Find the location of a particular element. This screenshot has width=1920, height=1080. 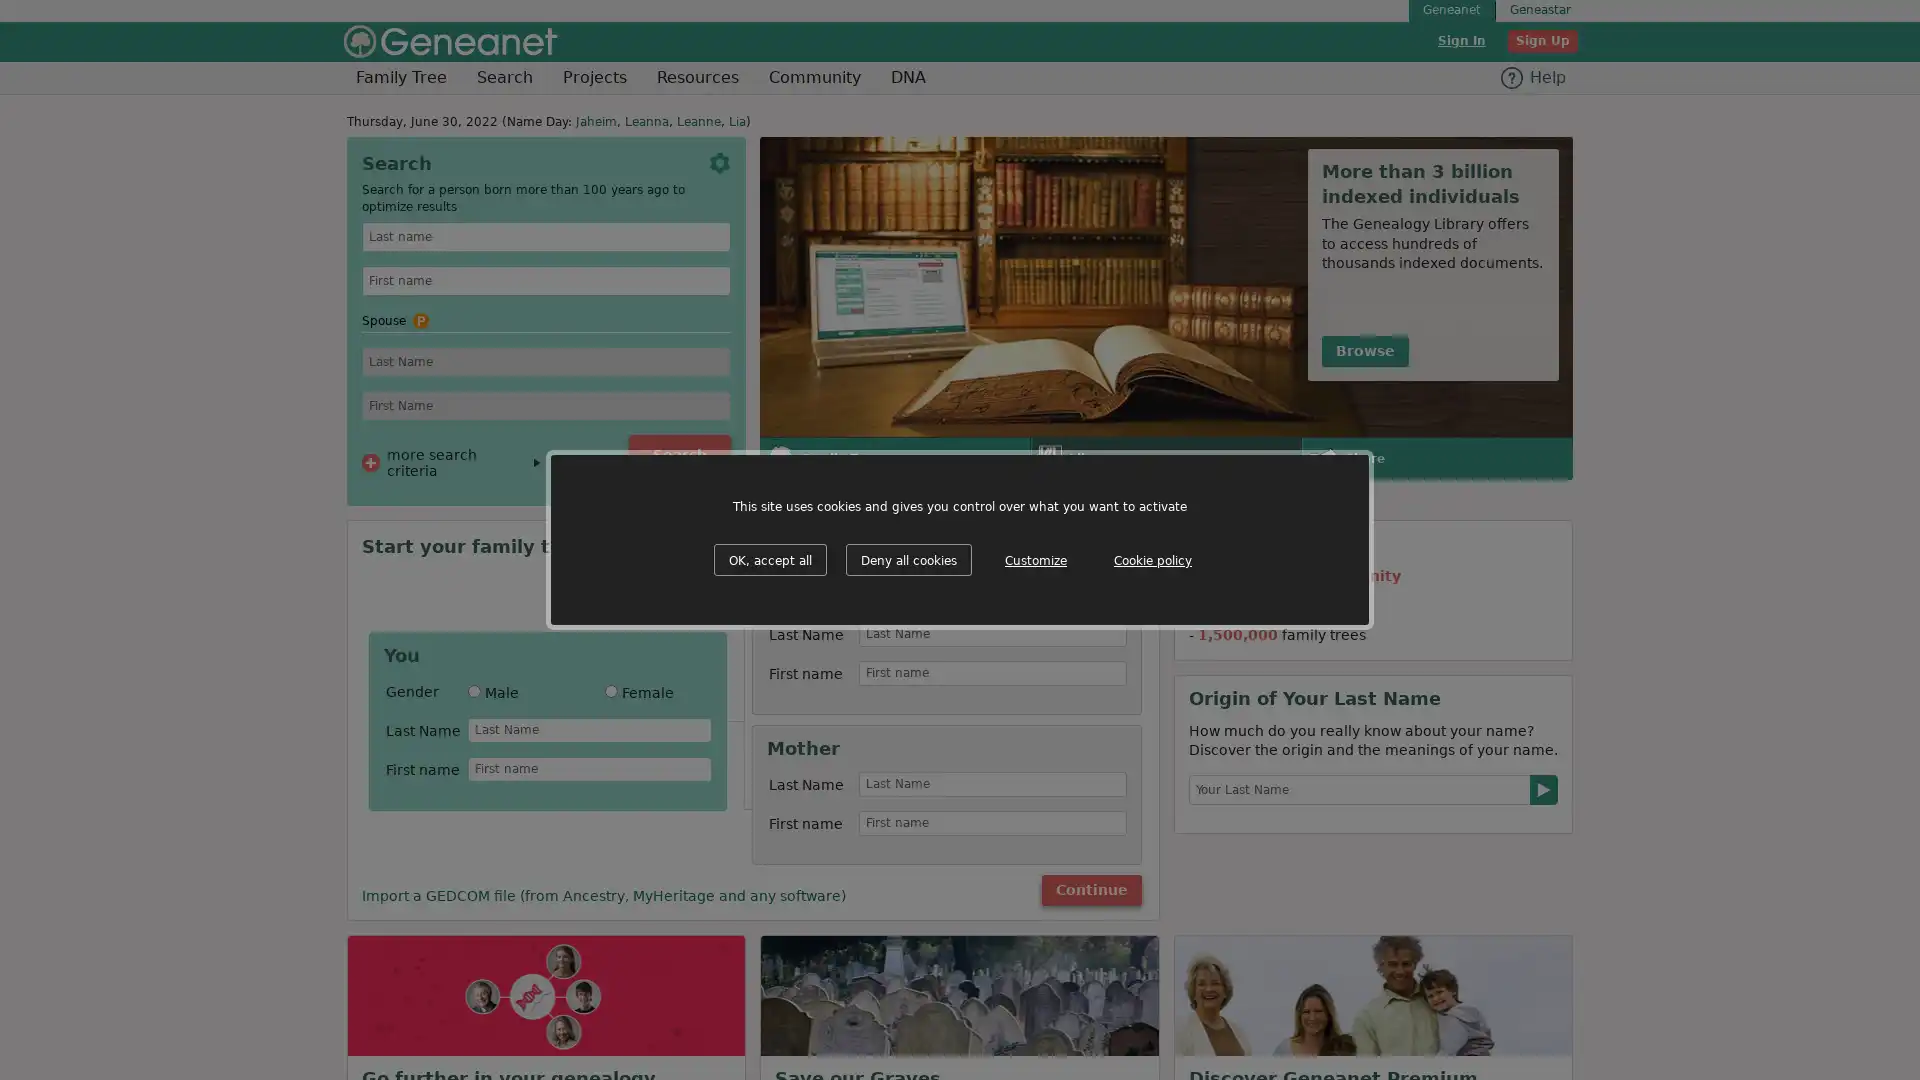

OK, accept all is located at coordinates (769, 559).